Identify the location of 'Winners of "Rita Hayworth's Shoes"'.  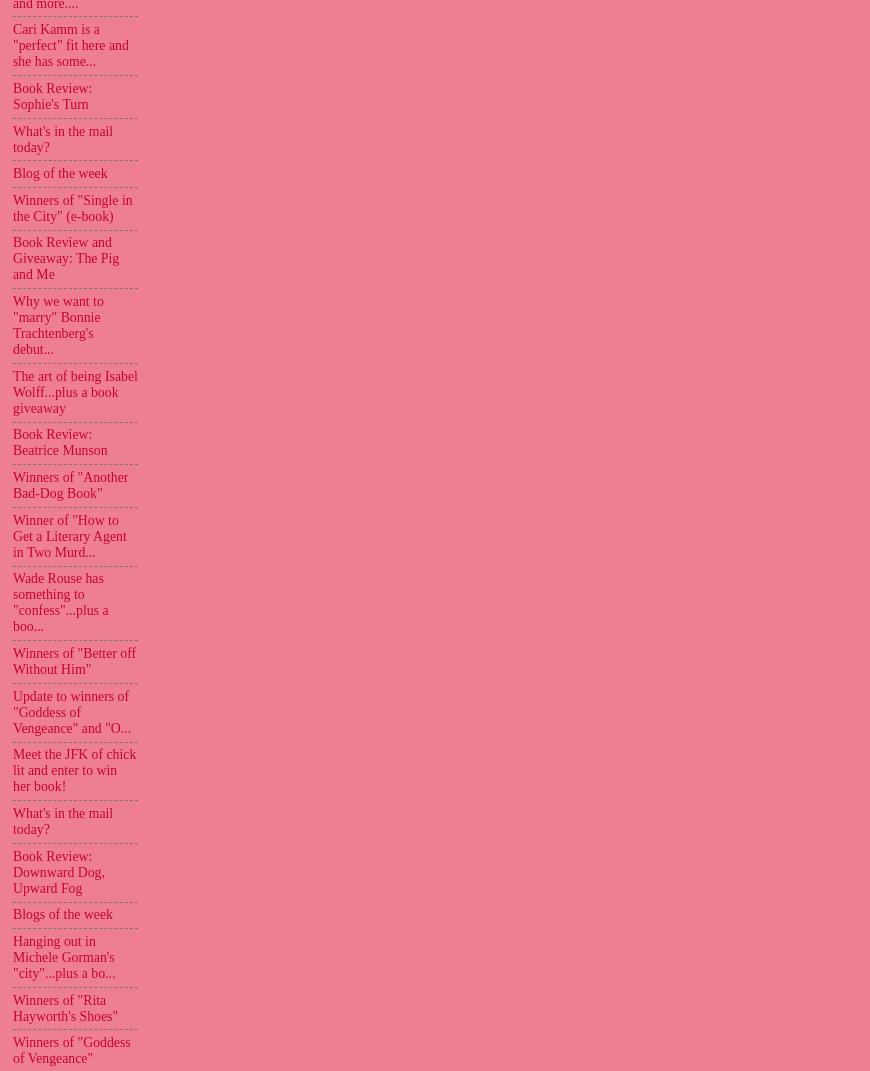
(64, 1007).